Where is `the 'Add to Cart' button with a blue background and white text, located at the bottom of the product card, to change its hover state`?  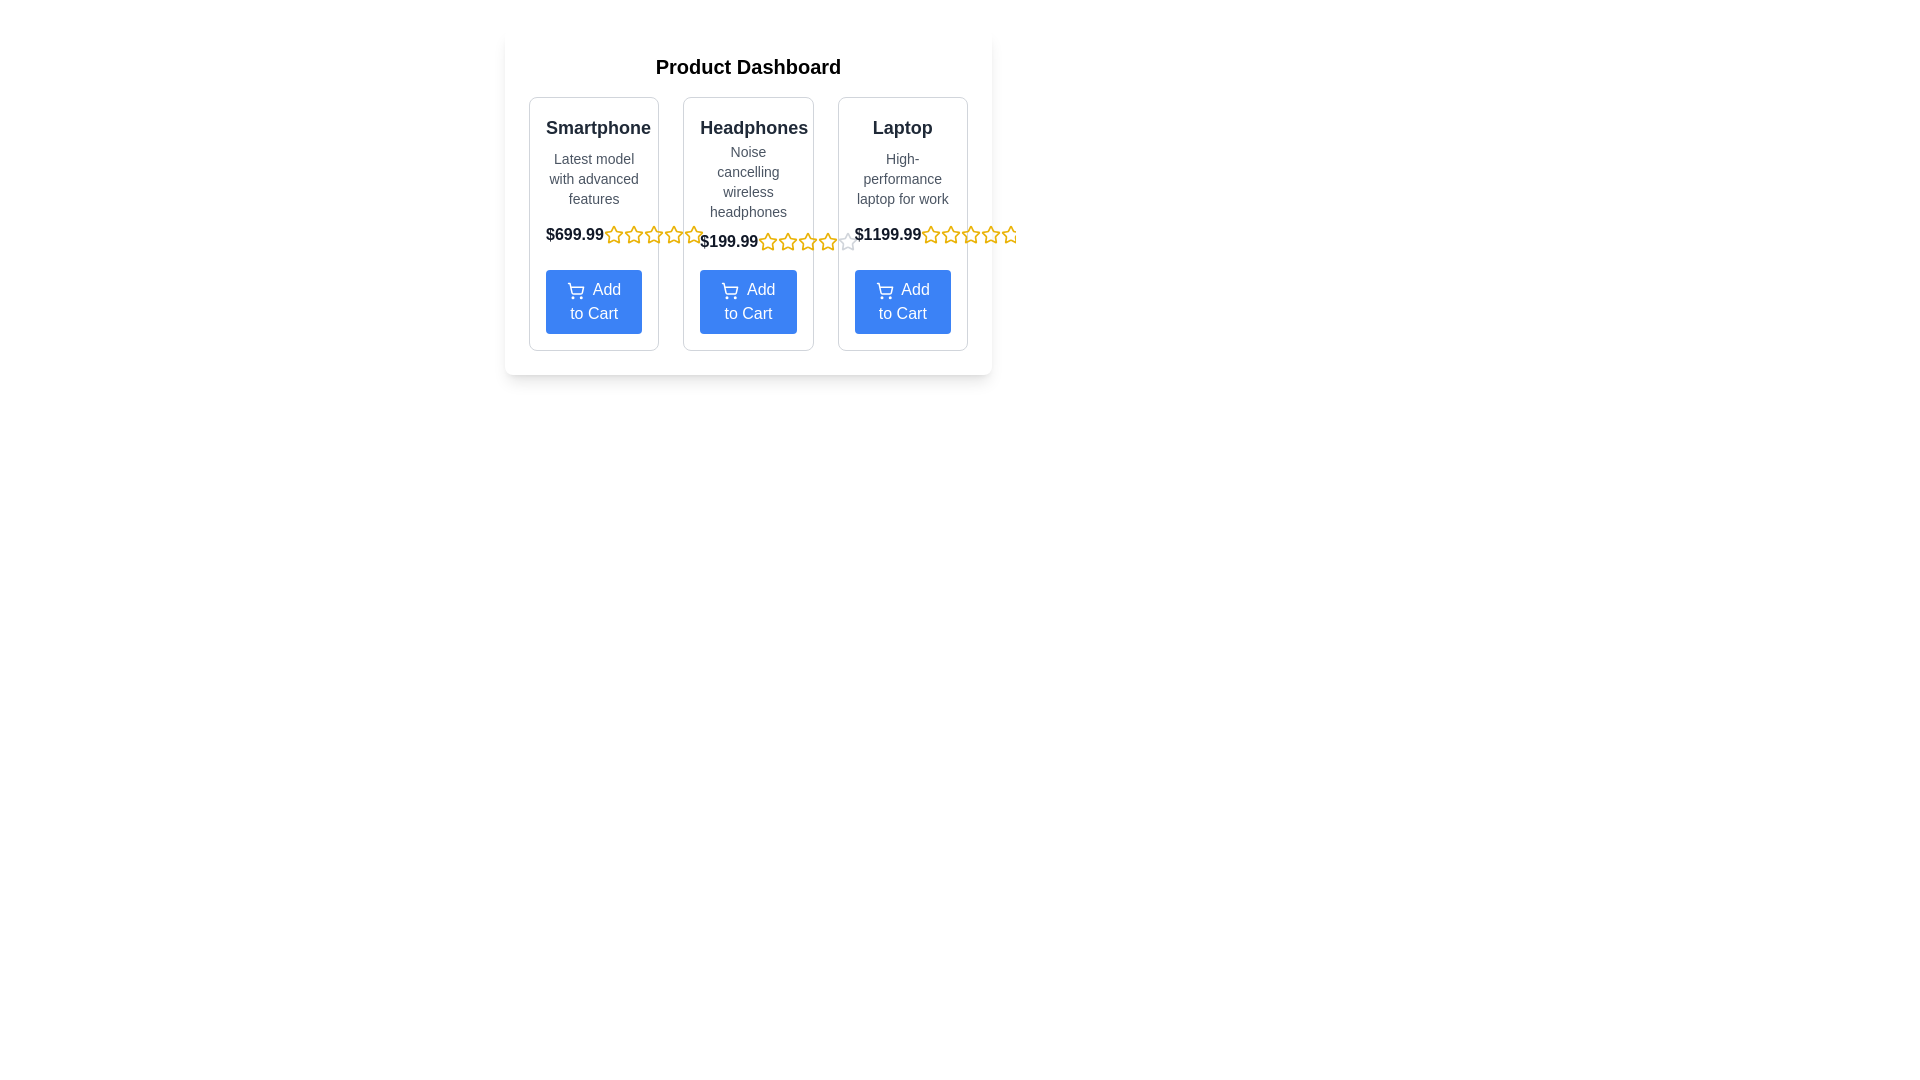 the 'Add to Cart' button with a blue background and white text, located at the bottom of the product card, to change its hover state is located at coordinates (593, 301).